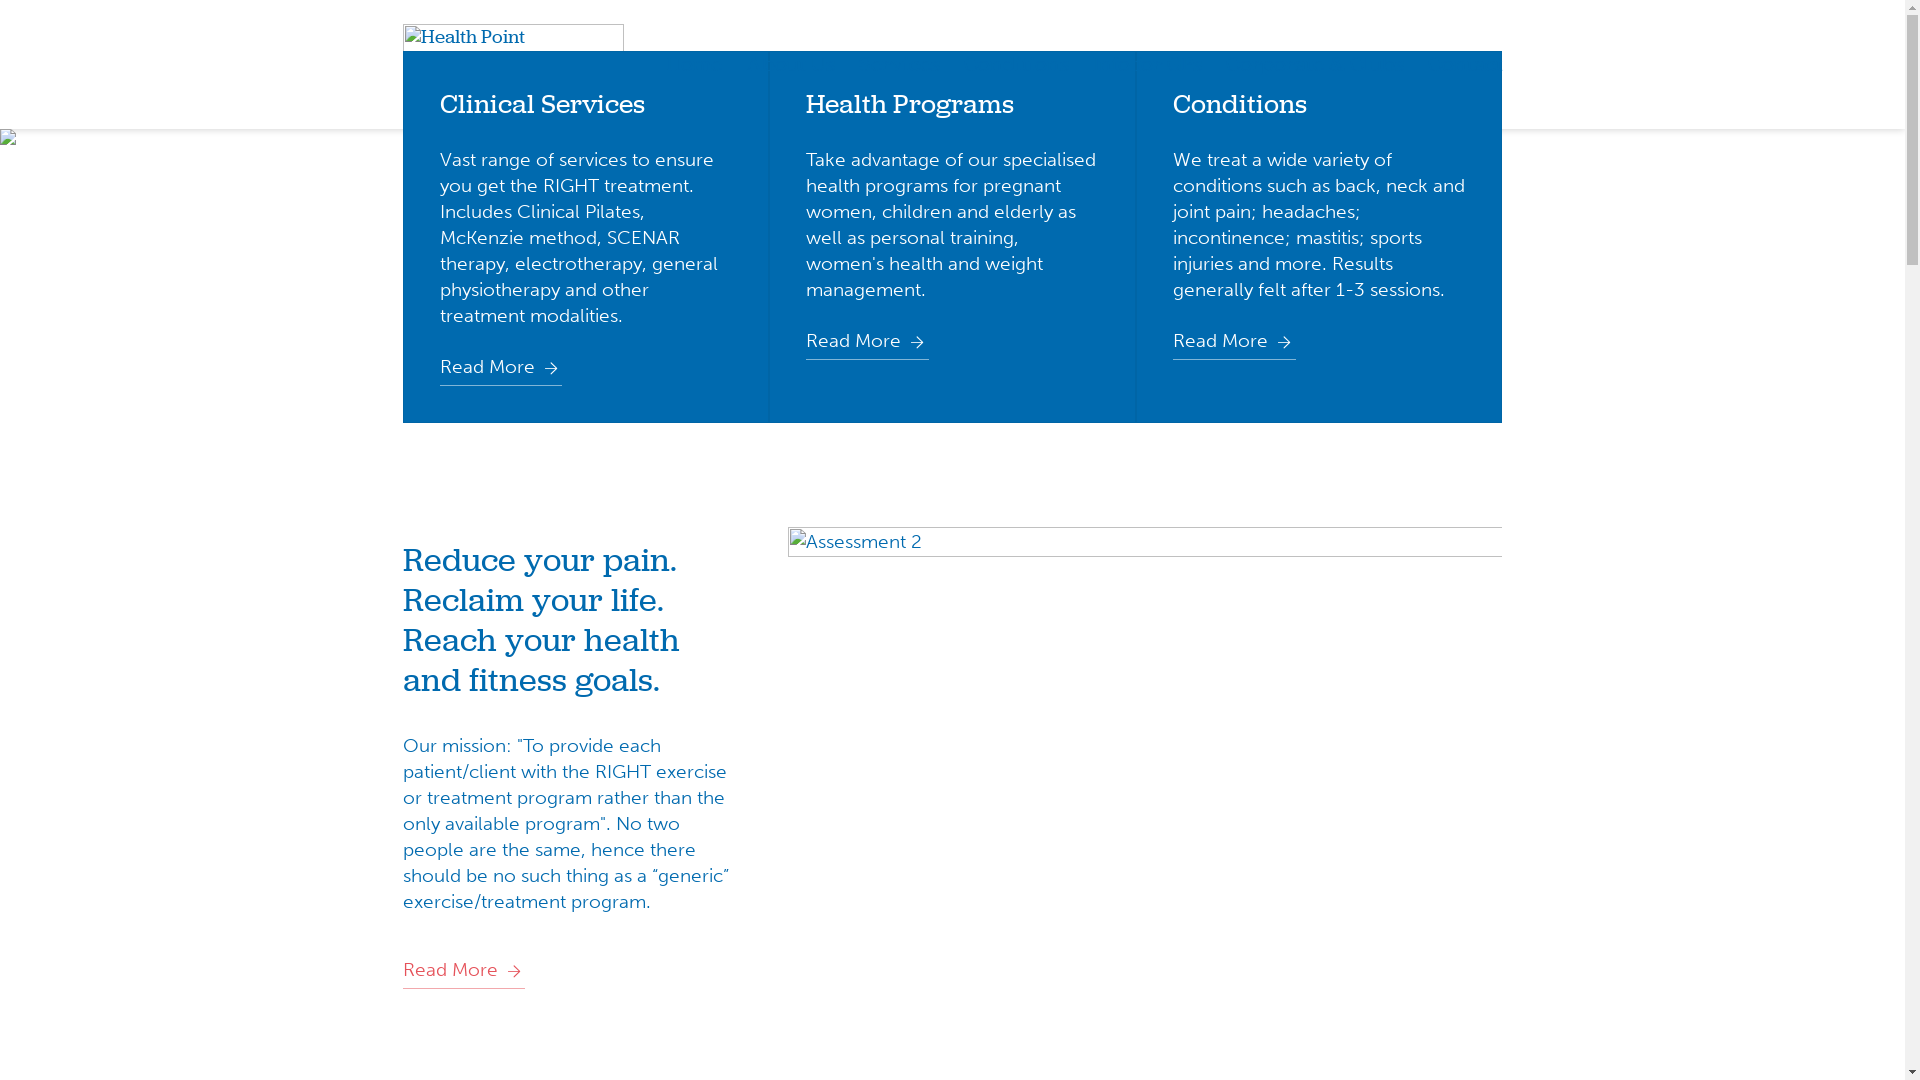 The width and height of the screenshot is (1920, 1080). What do you see at coordinates (1224, 63) in the screenshot?
I see `'Corporate & Clubs'` at bounding box center [1224, 63].